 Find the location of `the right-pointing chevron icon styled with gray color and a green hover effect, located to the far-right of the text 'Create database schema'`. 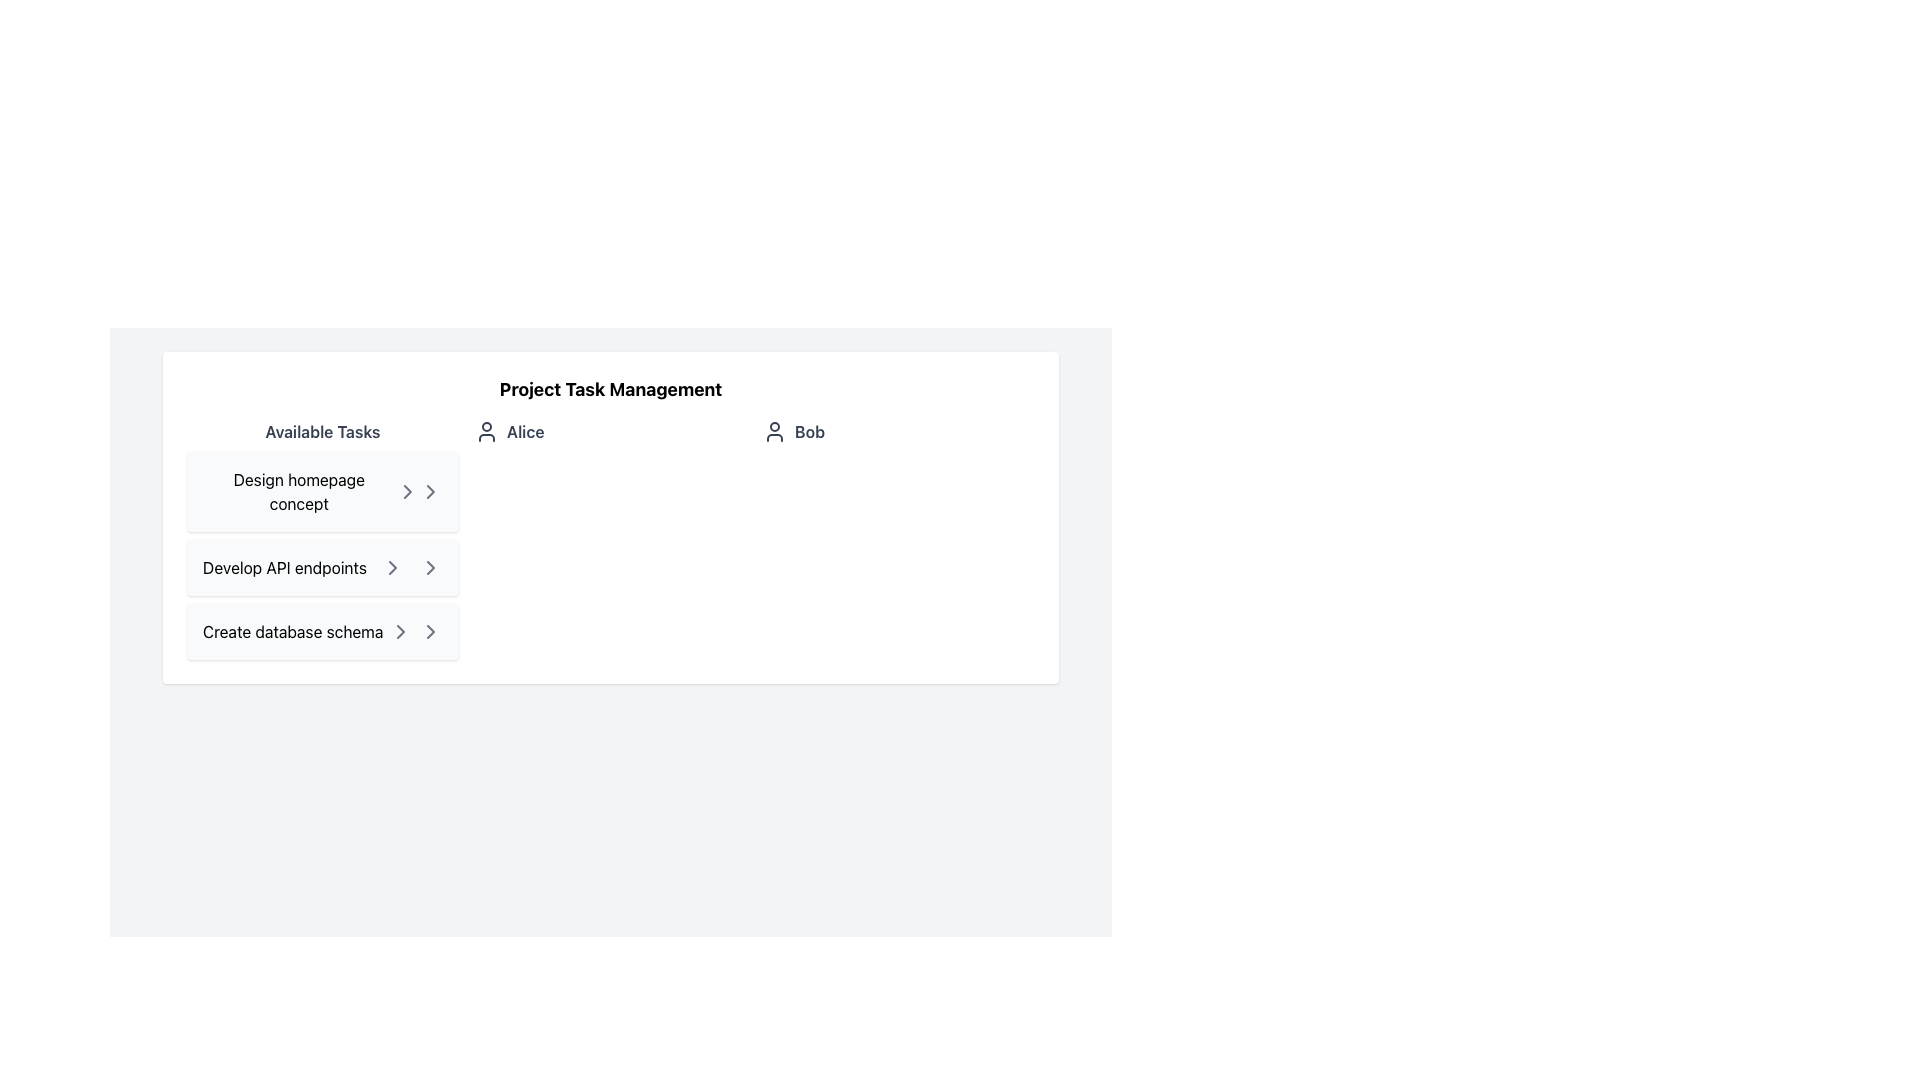

the right-pointing chevron icon styled with gray color and a green hover effect, located to the far-right of the text 'Create database schema' is located at coordinates (400, 632).